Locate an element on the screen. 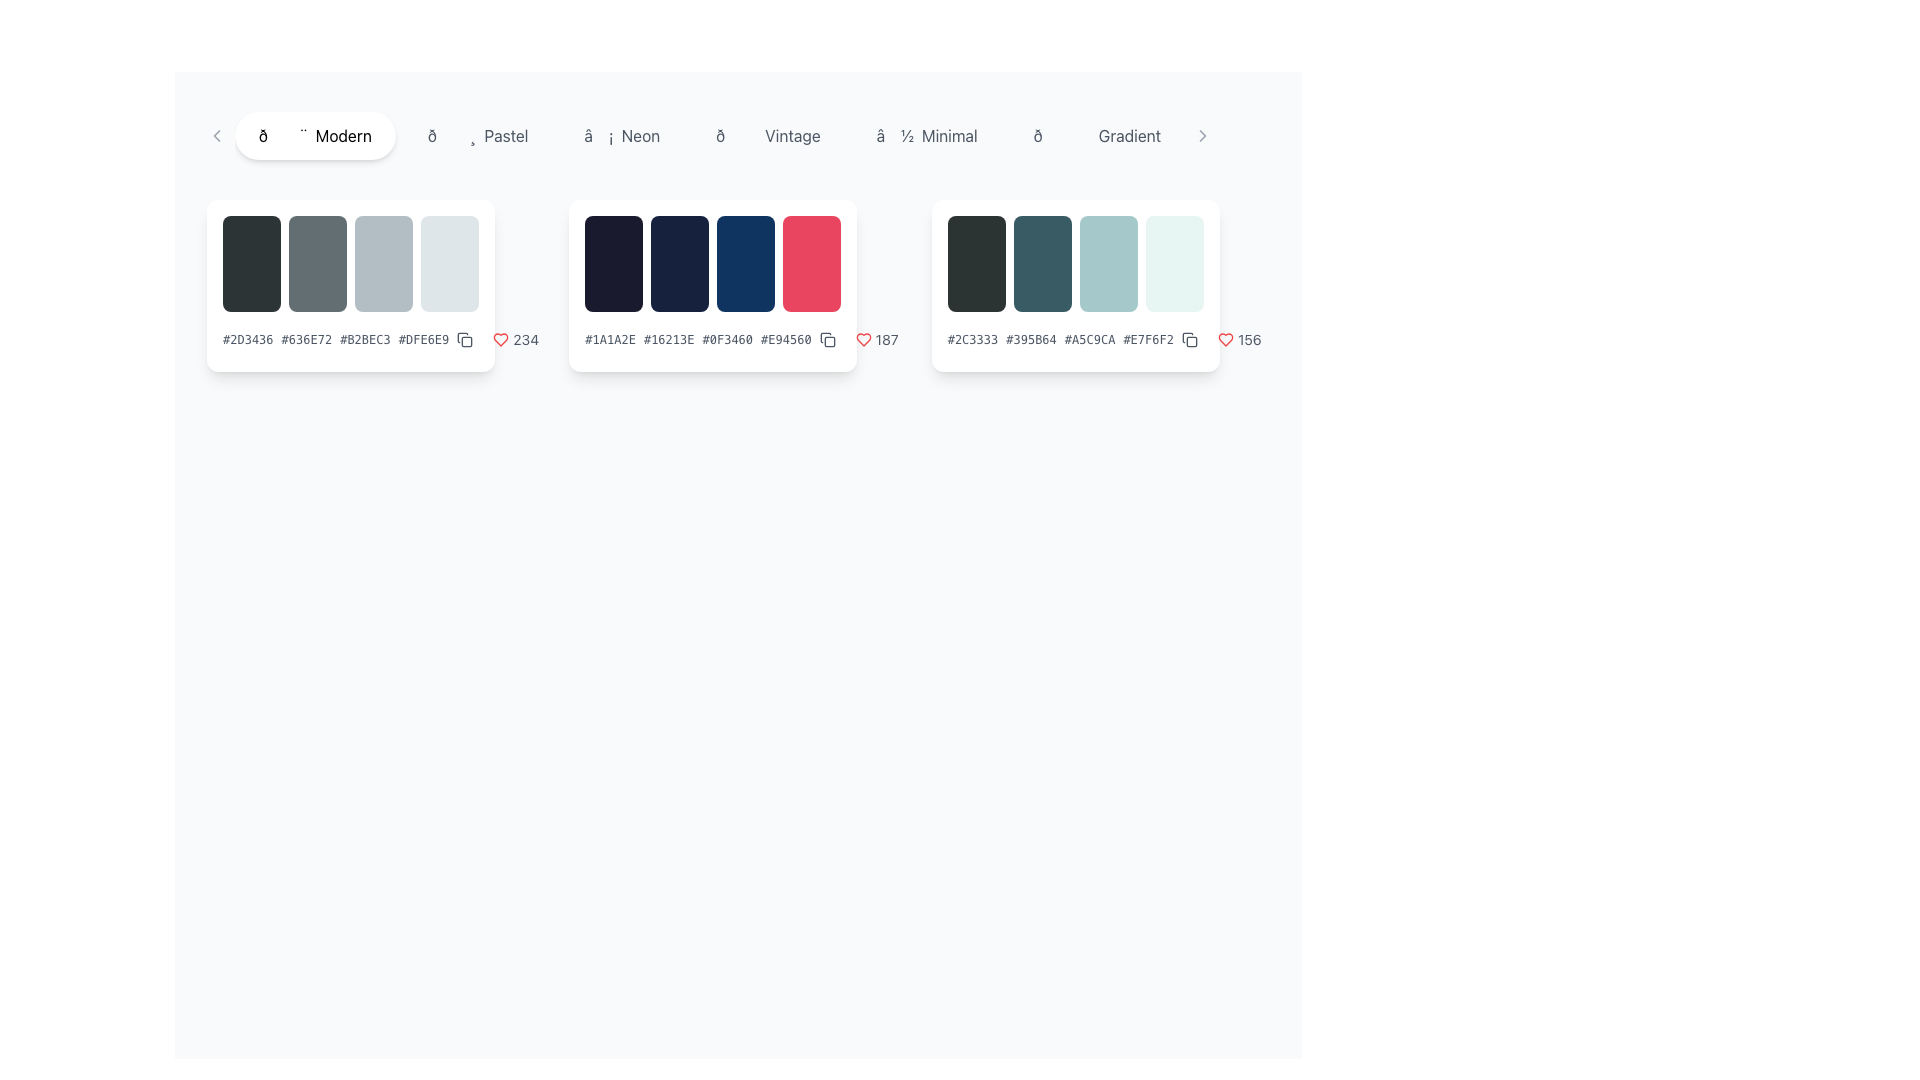  the text label displaying 'Vintage' is located at coordinates (791, 135).